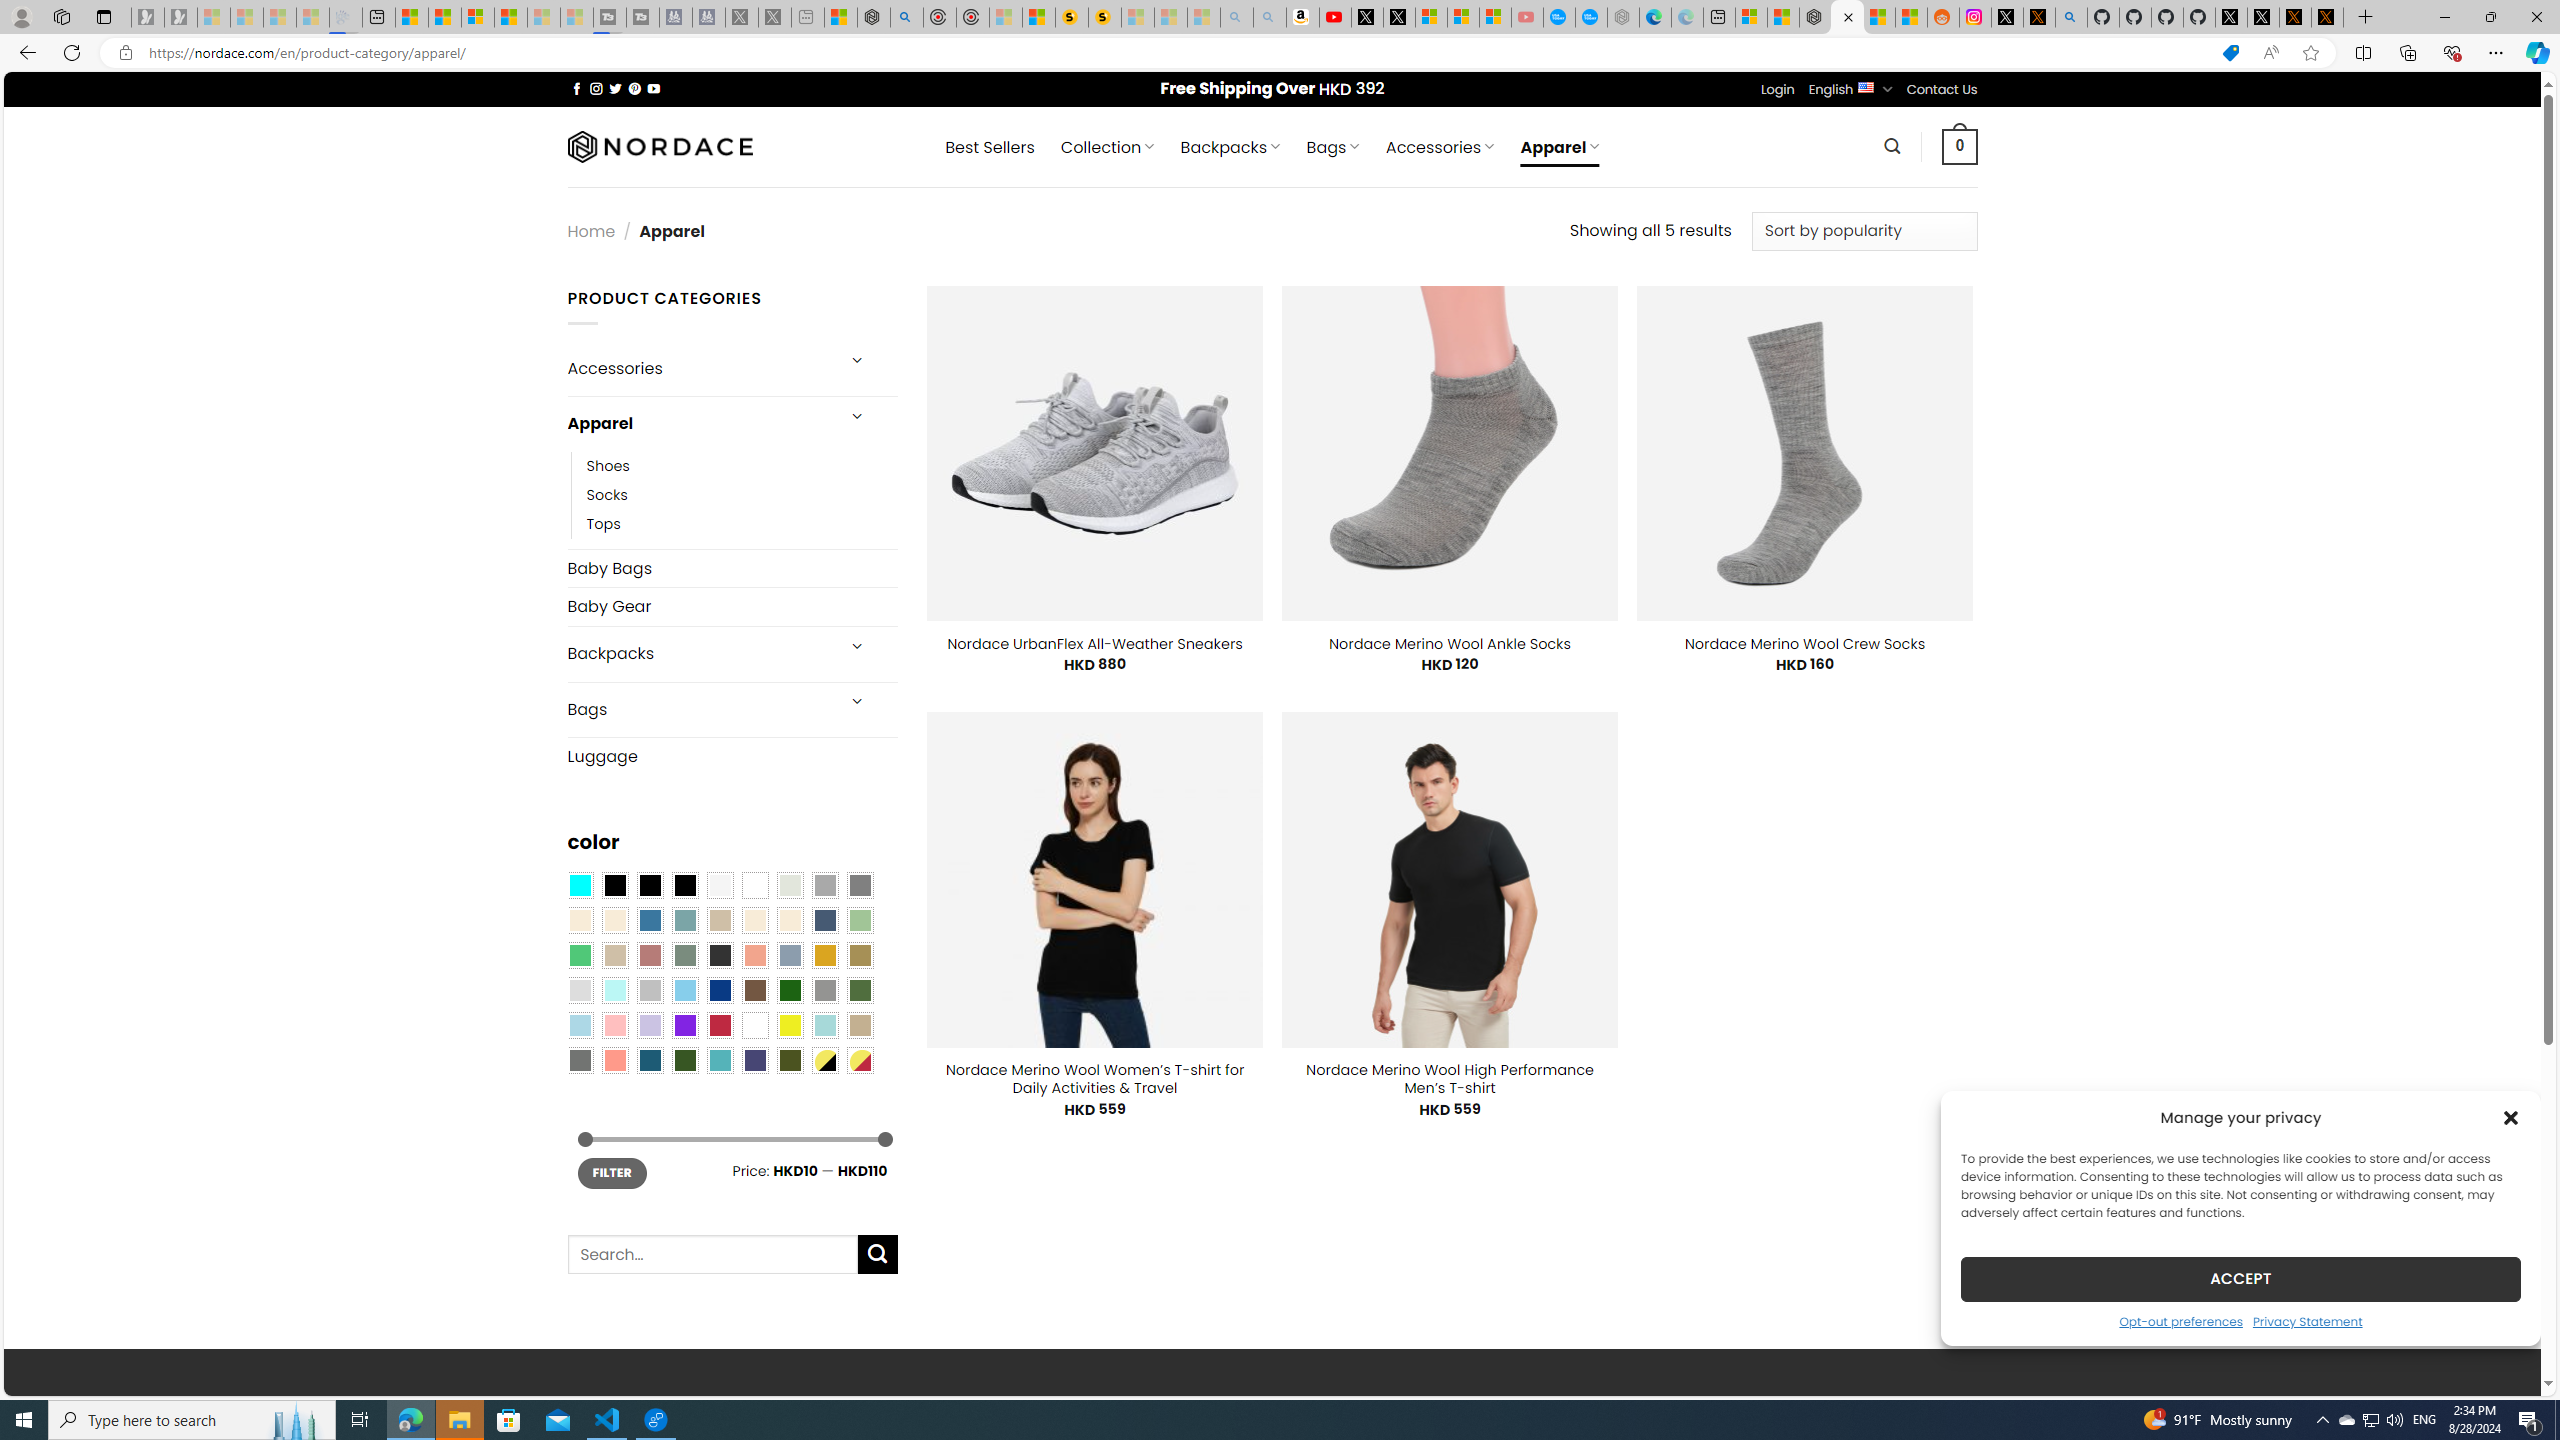  I want to click on 'Caramel', so click(754, 919).